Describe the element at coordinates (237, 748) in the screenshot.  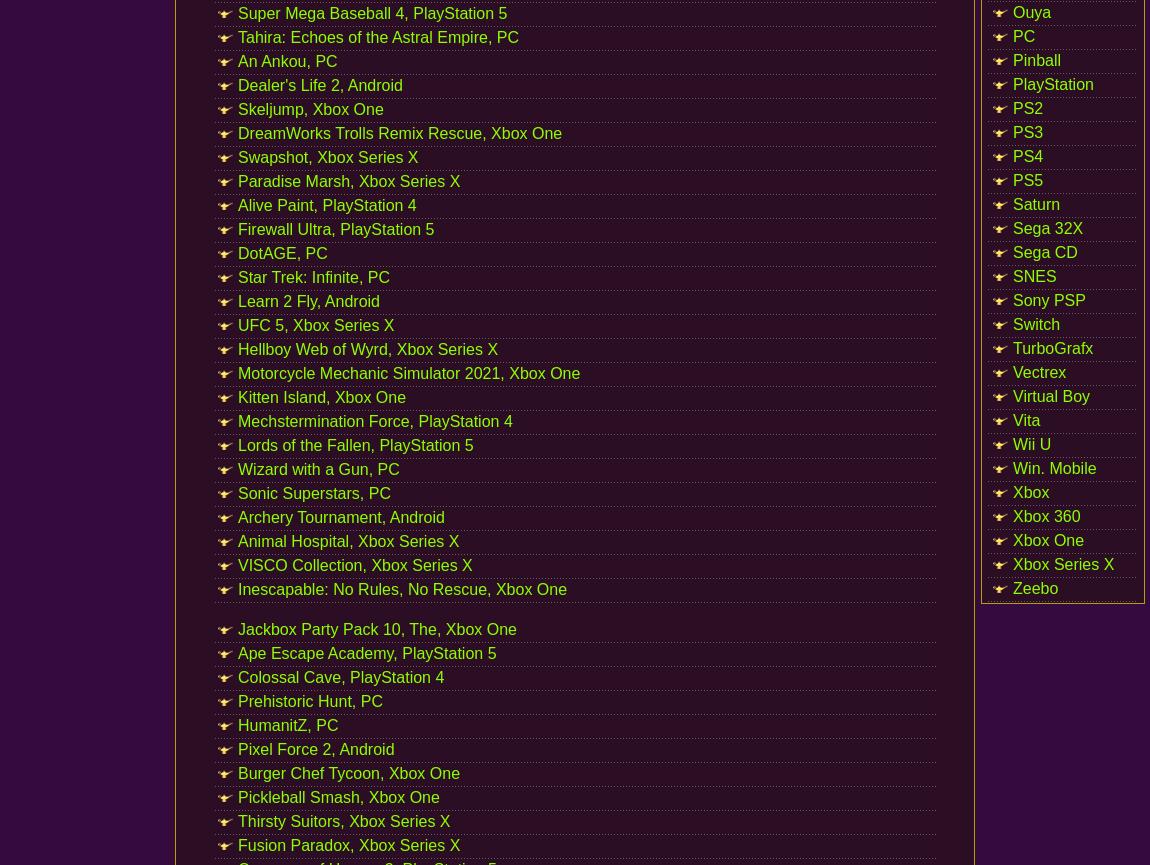
I see `'Pixel Force 2, Android'` at that location.